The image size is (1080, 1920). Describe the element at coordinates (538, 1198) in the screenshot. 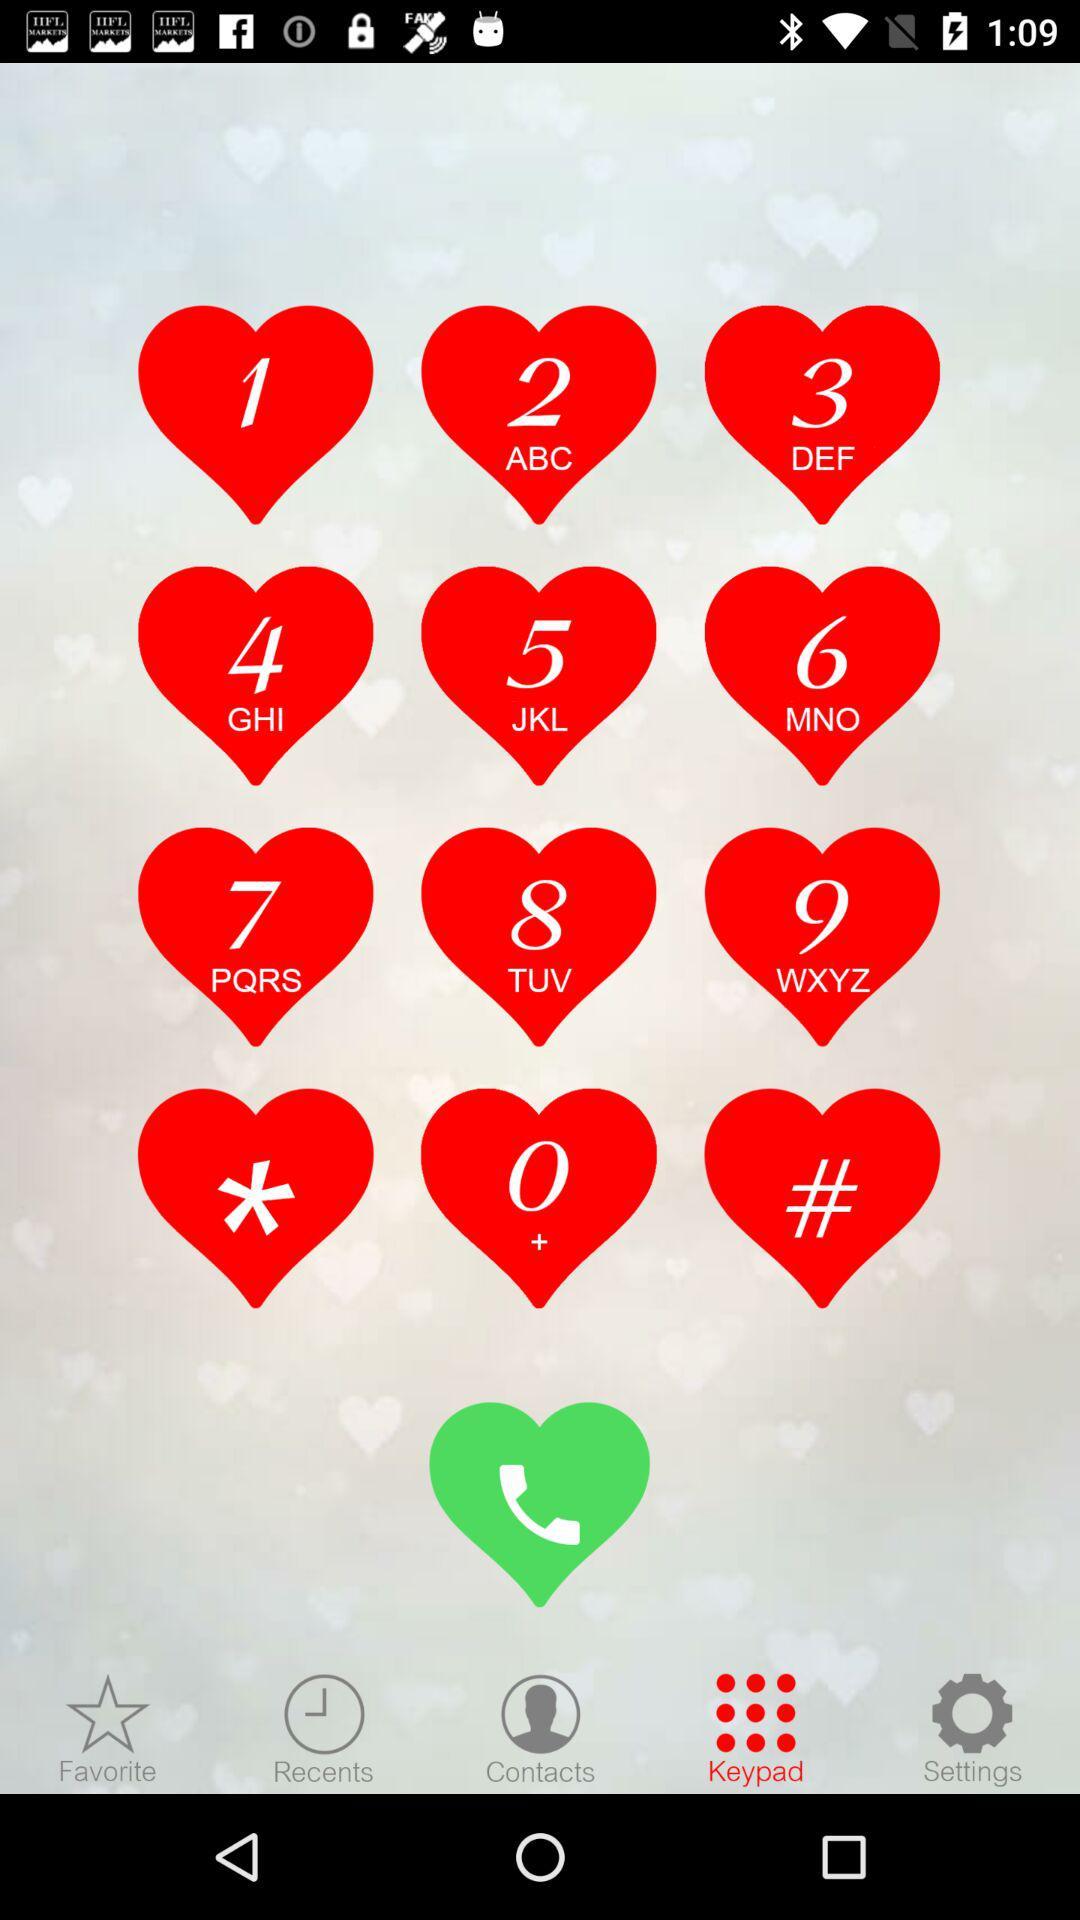

I see `zero` at that location.